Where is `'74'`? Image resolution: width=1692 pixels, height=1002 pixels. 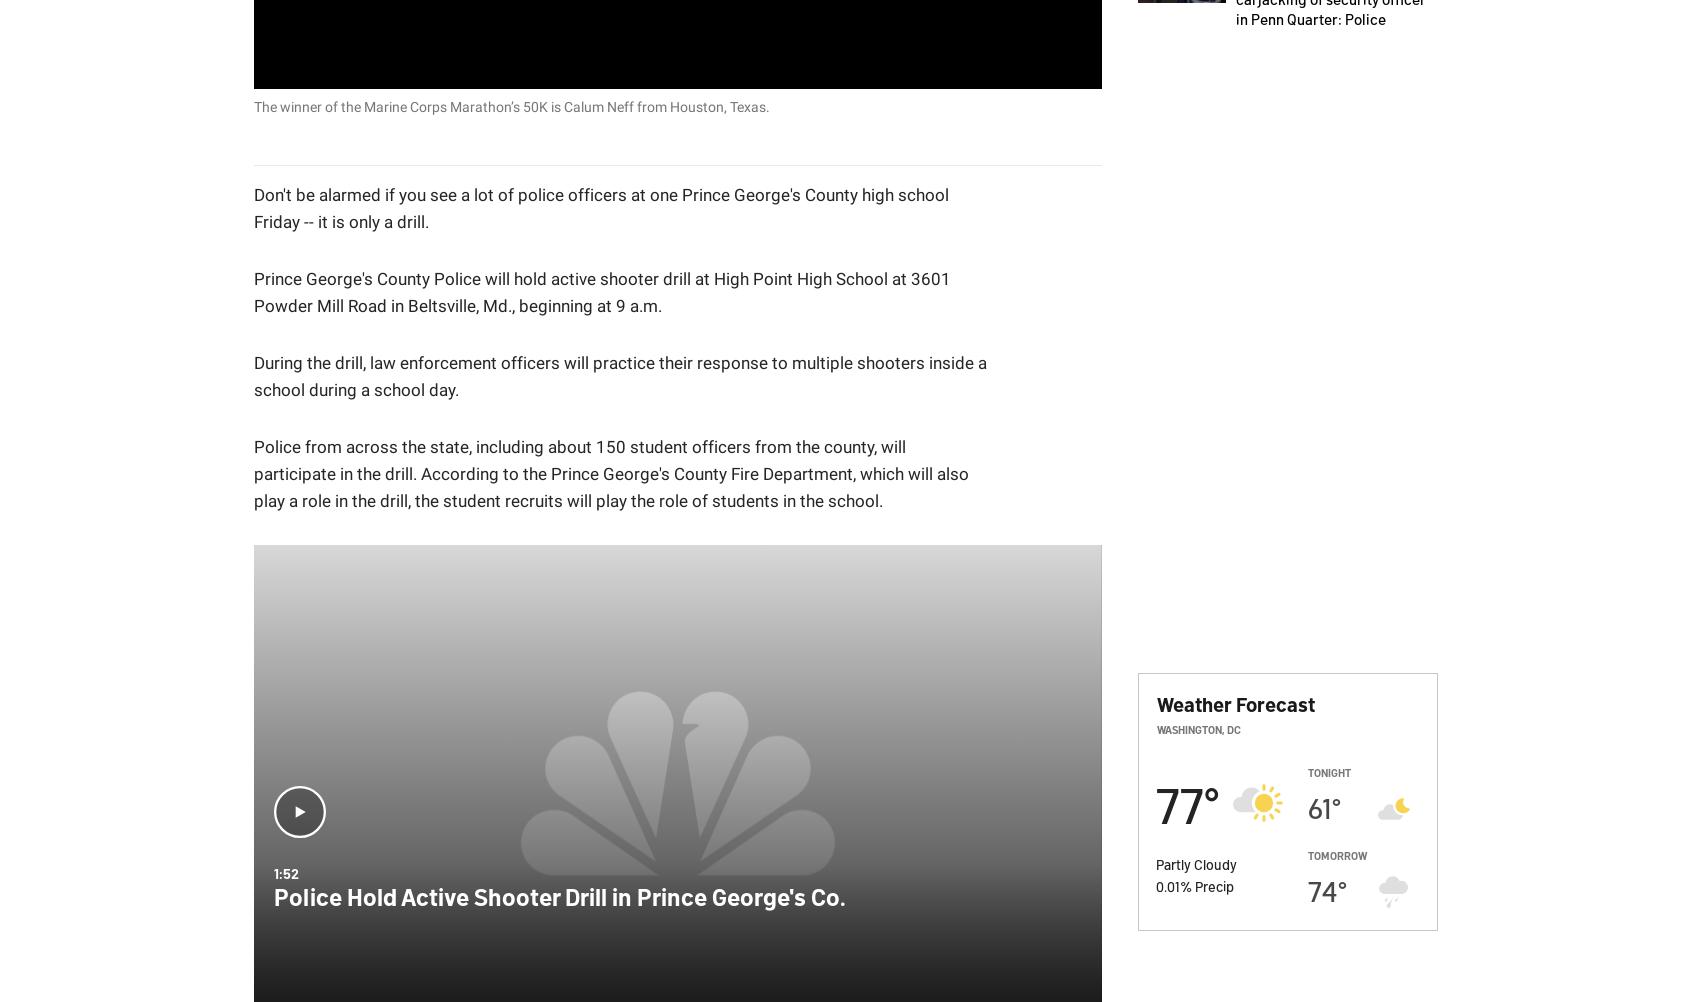
'74' is located at coordinates (1321, 889).